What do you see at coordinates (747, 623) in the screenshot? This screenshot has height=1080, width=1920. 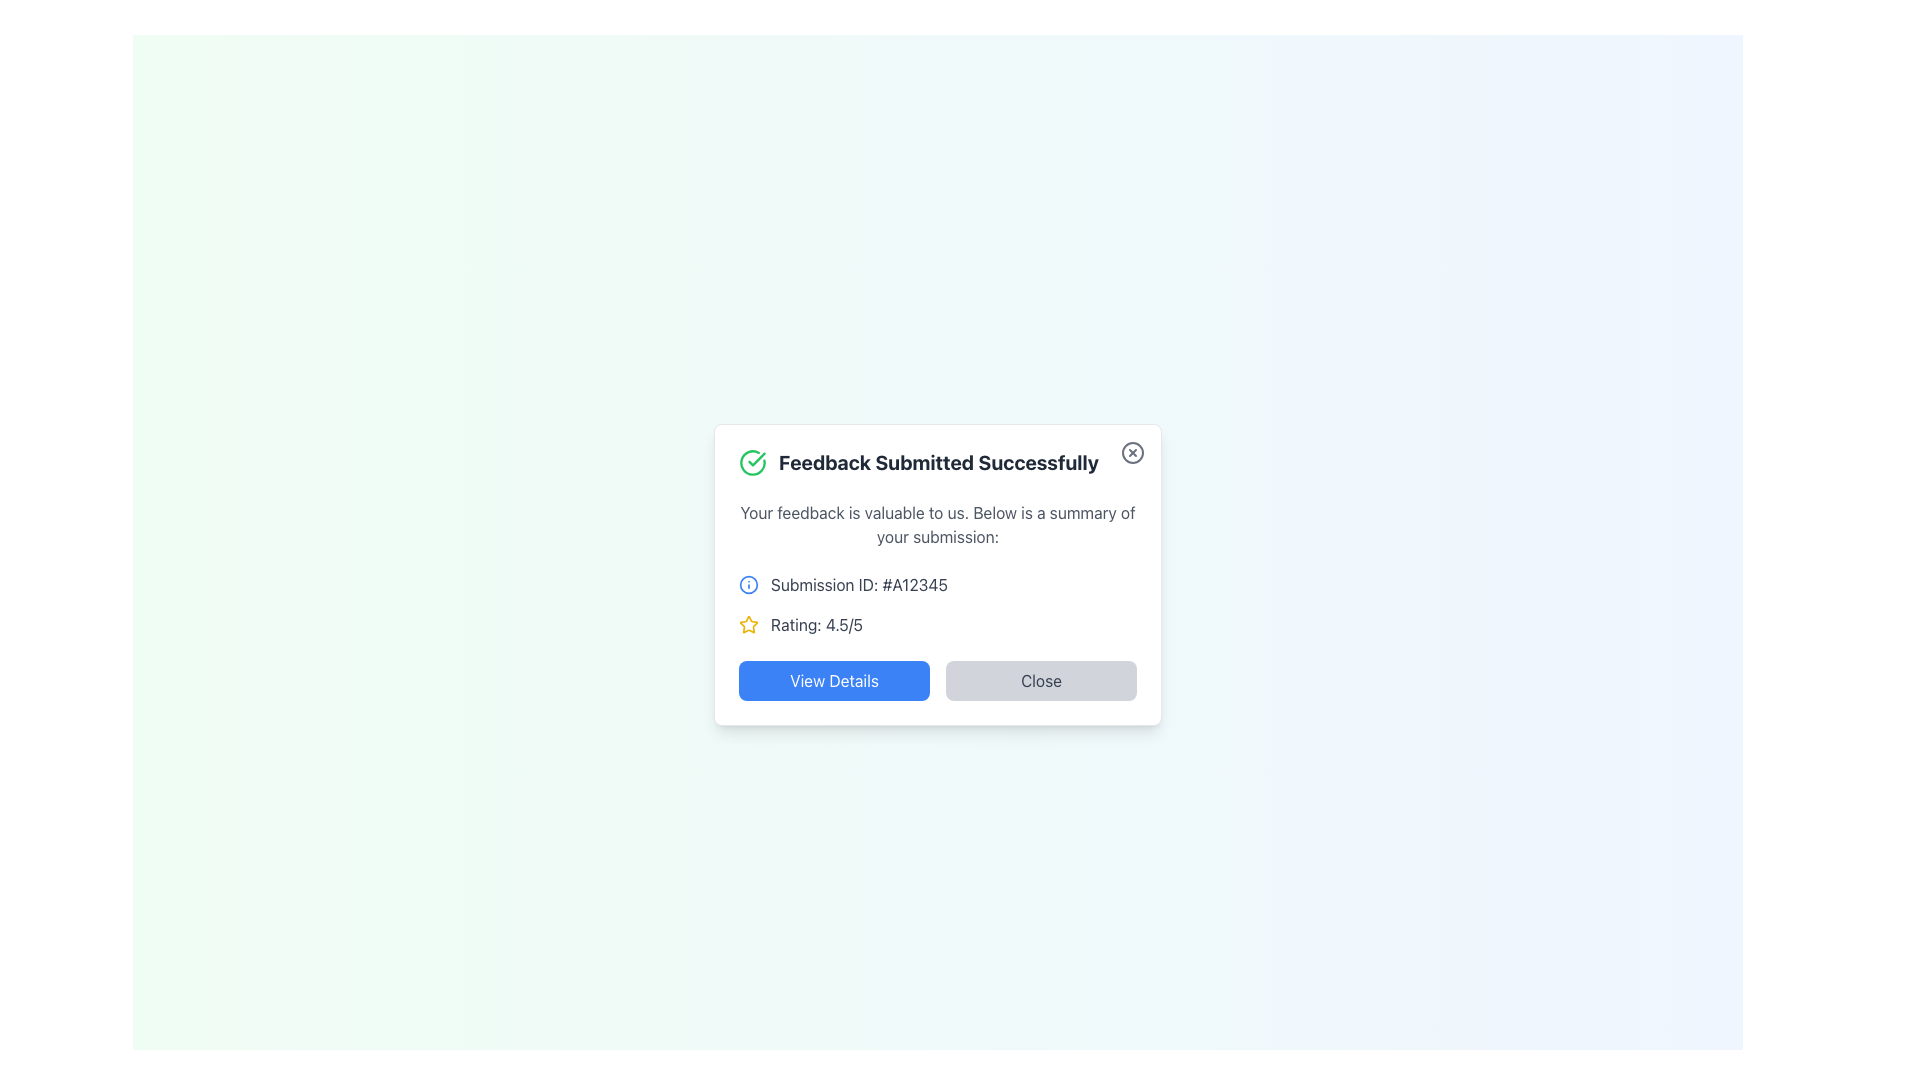 I see `the star-shaped icon used for rating, located in the rating summary section before the text 'Rating: 4.5/5'` at bounding box center [747, 623].